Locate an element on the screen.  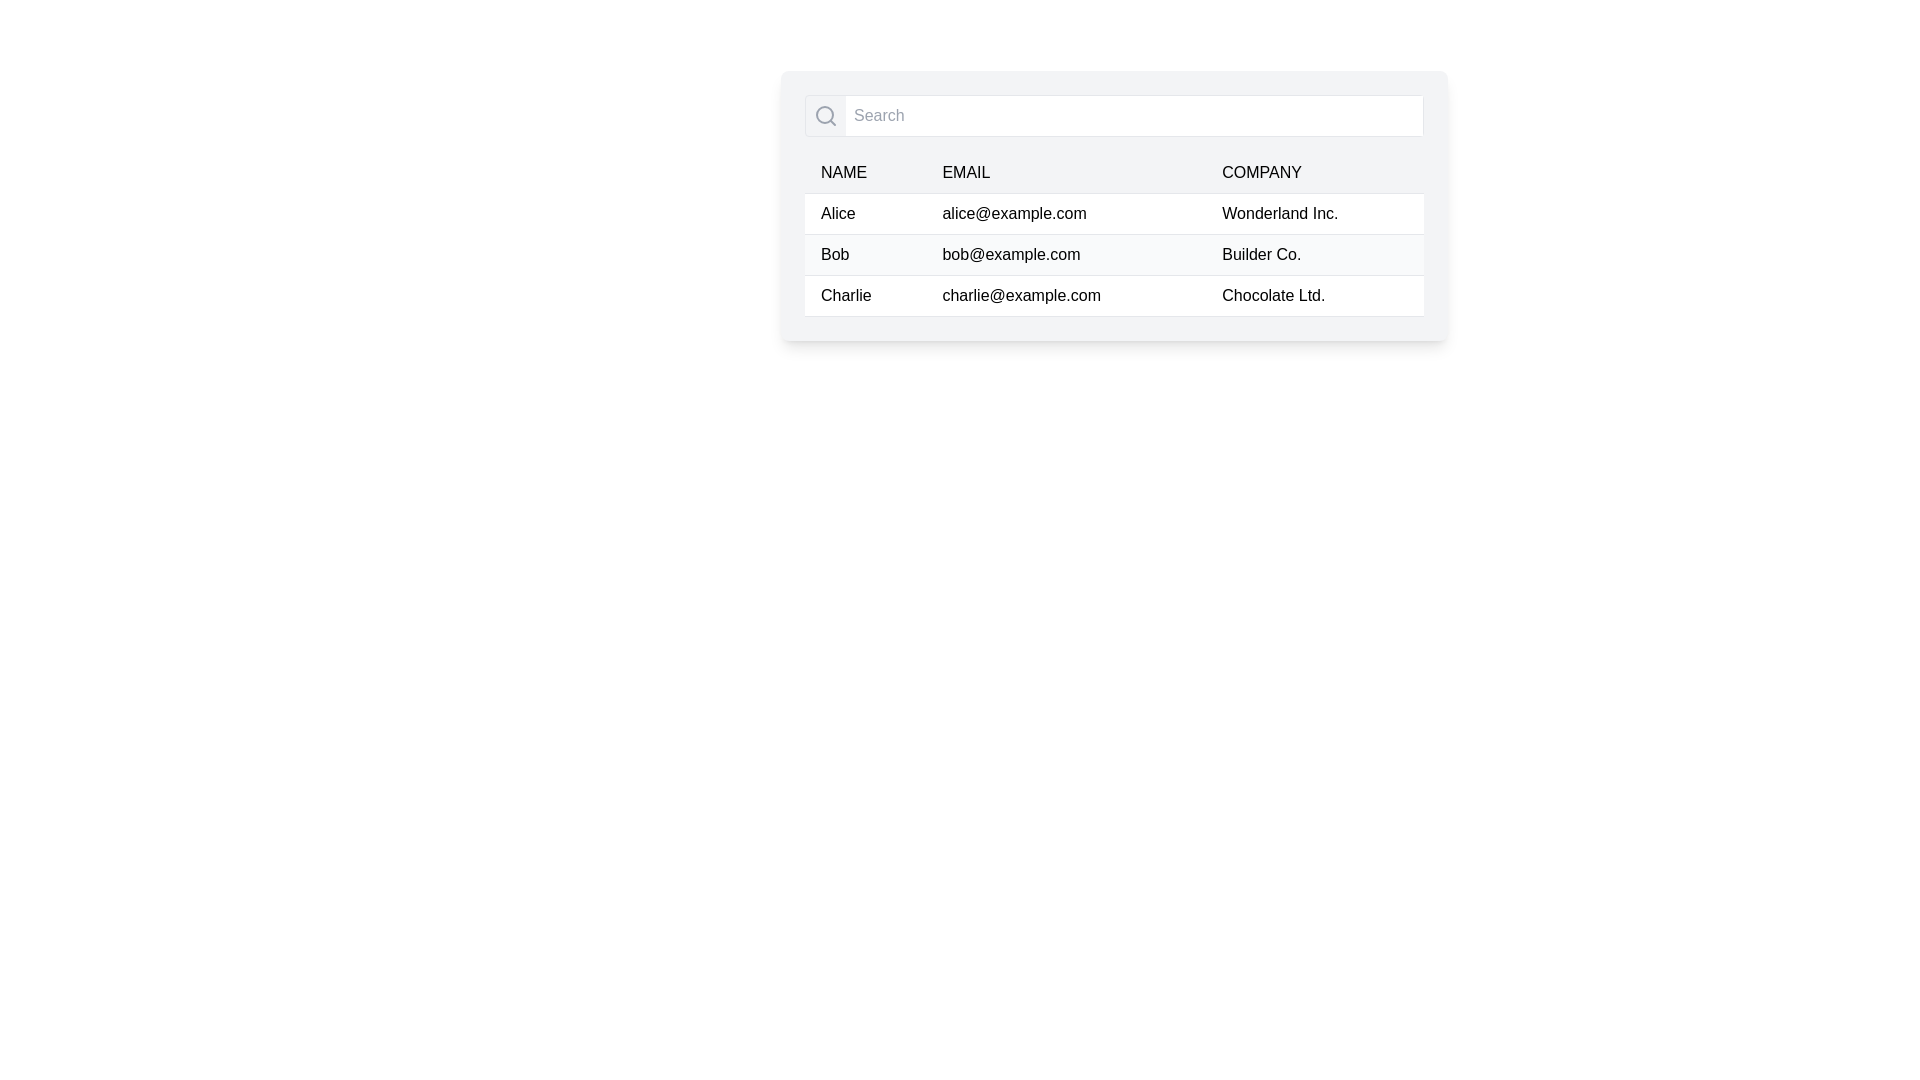
the row displaying information for user 'Bob' is located at coordinates (1113, 253).